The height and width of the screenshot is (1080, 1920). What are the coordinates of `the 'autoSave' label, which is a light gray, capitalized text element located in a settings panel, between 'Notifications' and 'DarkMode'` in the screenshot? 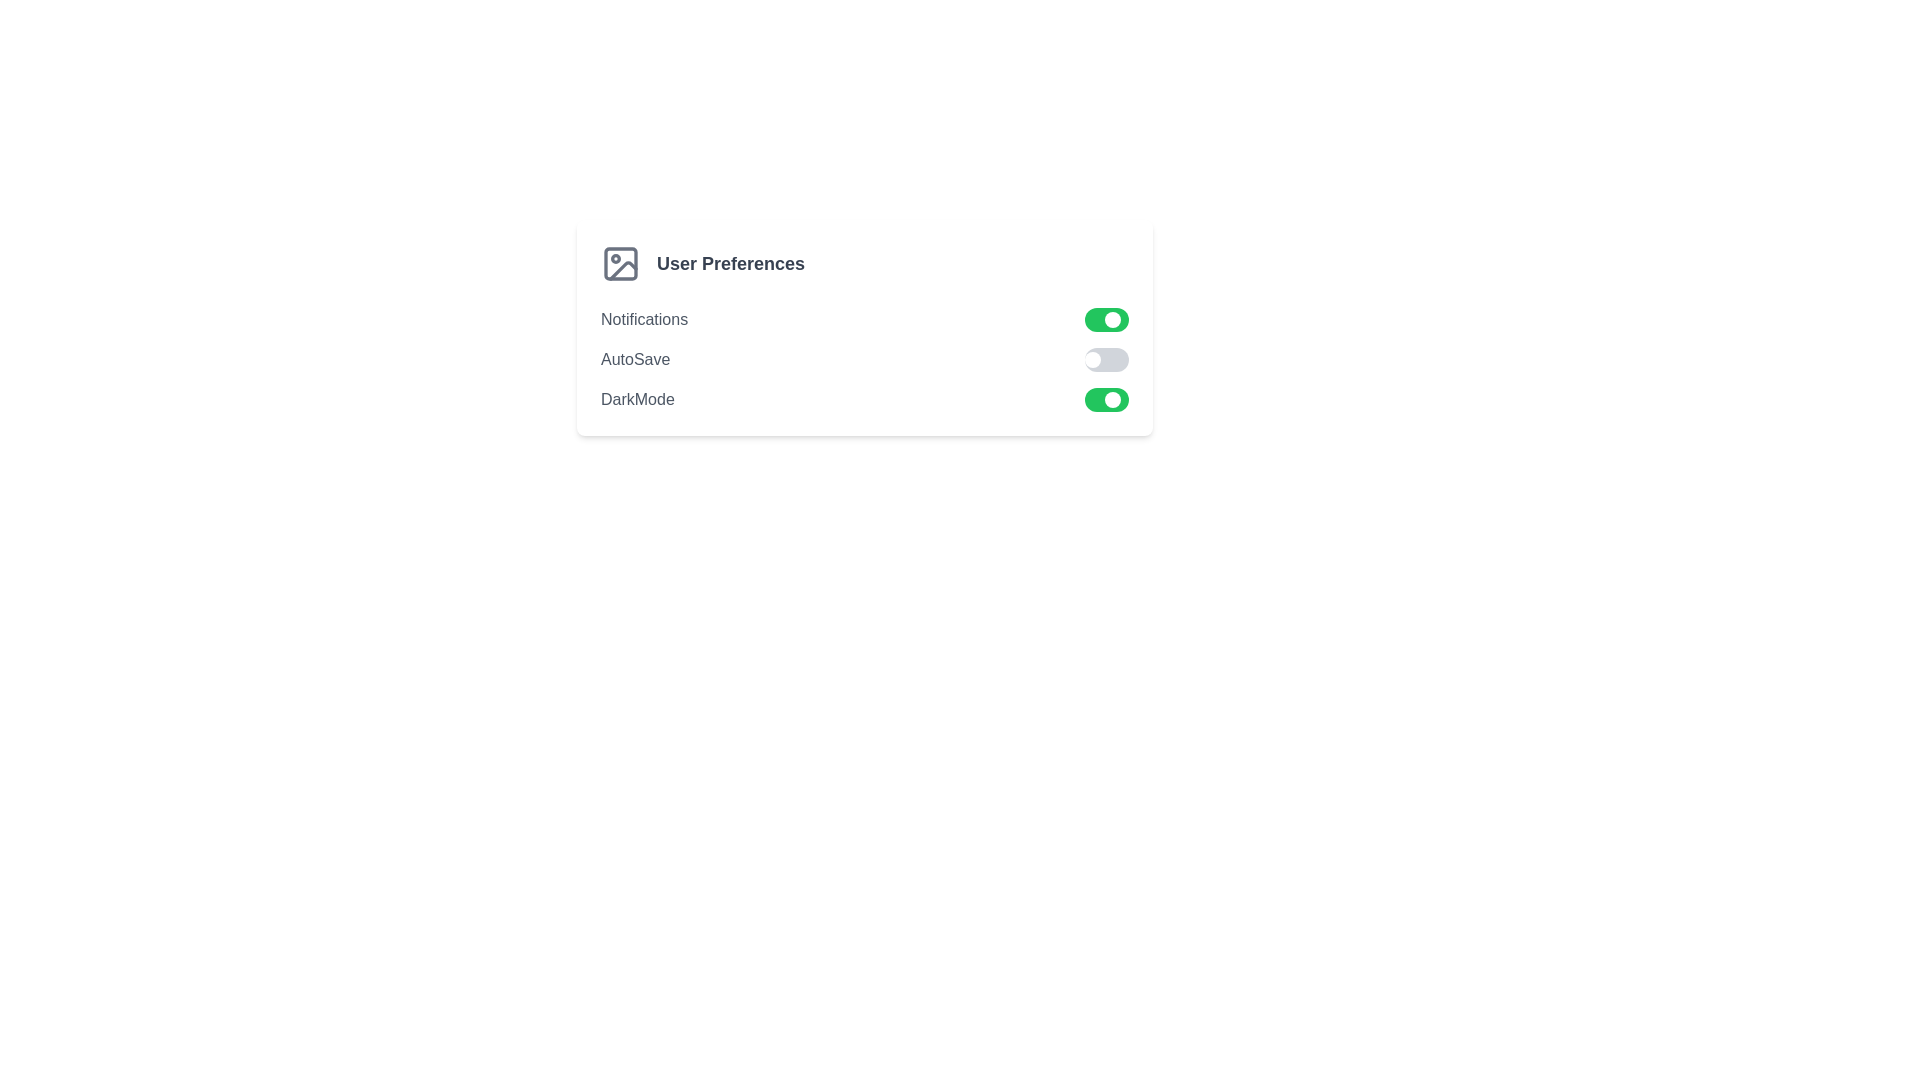 It's located at (634, 358).